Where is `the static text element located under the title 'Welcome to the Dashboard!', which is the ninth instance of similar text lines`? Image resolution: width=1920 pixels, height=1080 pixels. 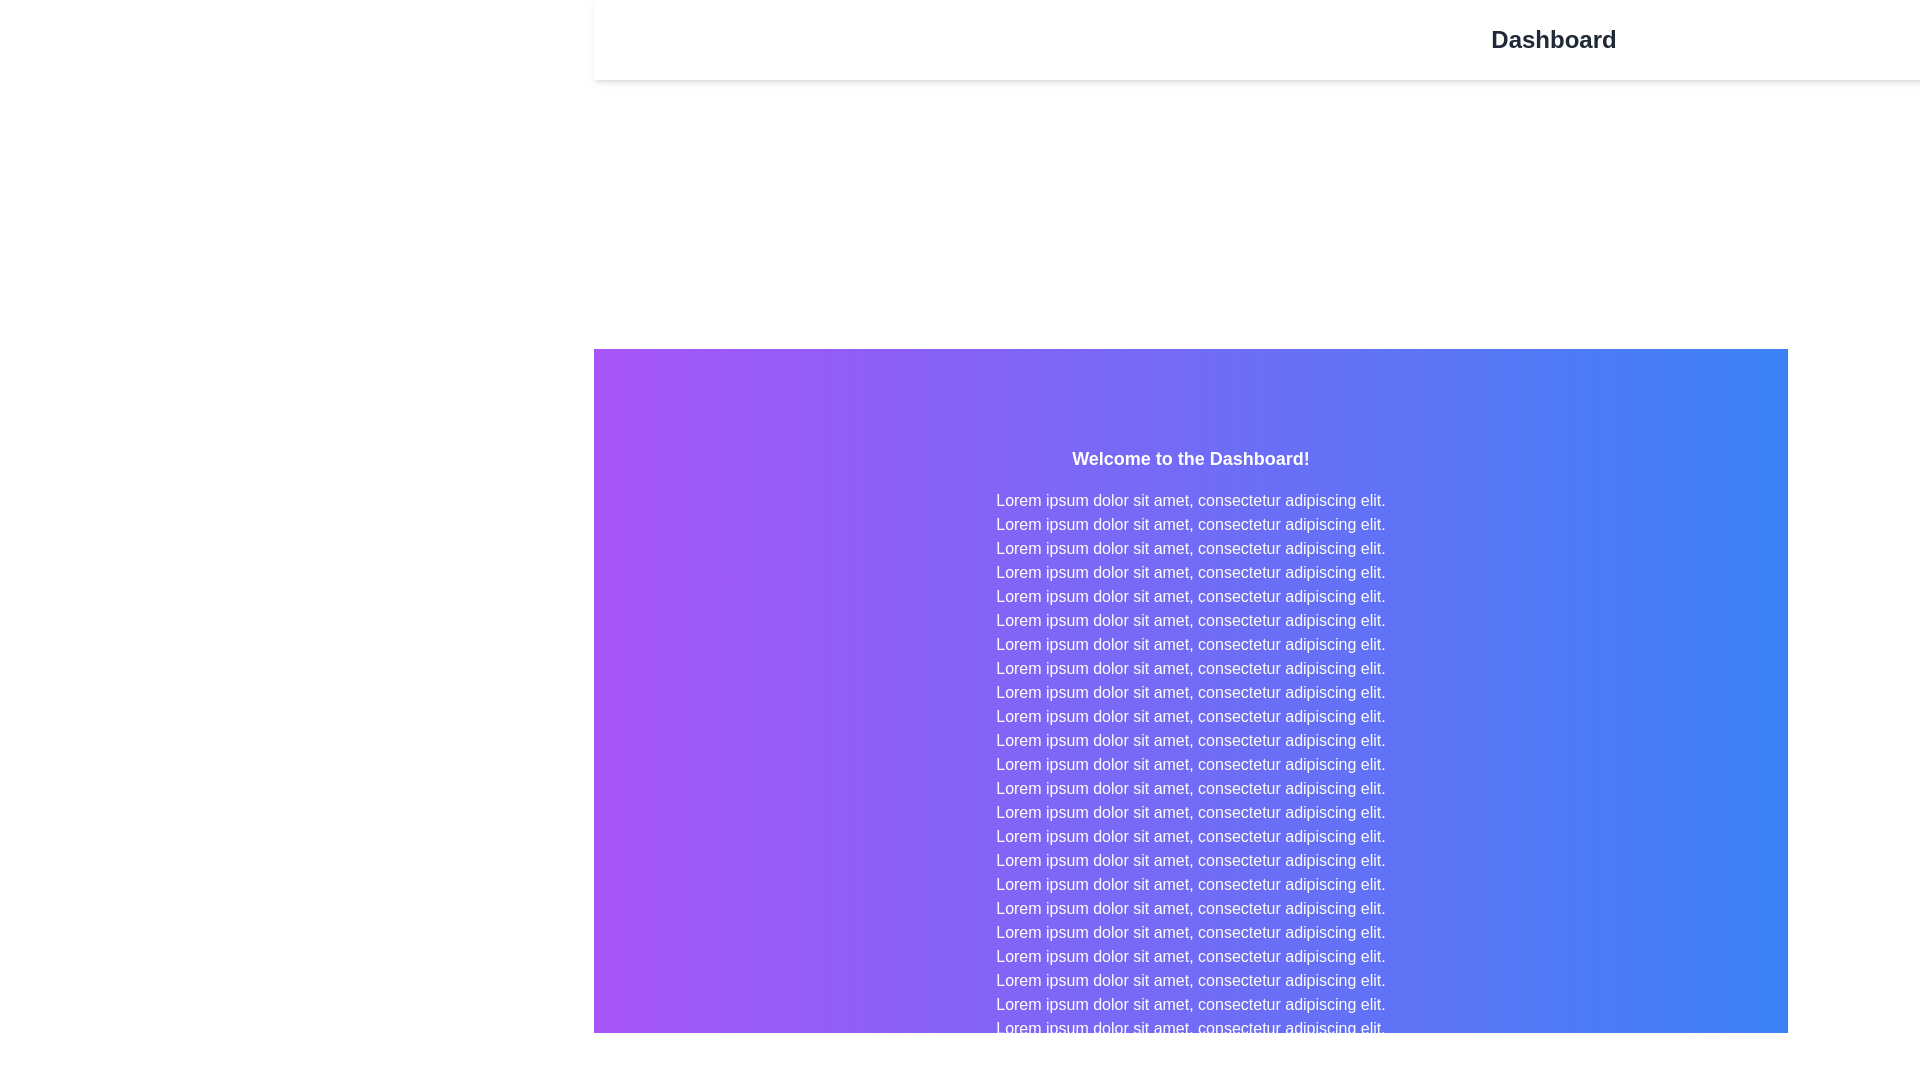
the static text element located under the title 'Welcome to the Dashboard!', which is the ninth instance of similar text lines is located at coordinates (1190, 692).